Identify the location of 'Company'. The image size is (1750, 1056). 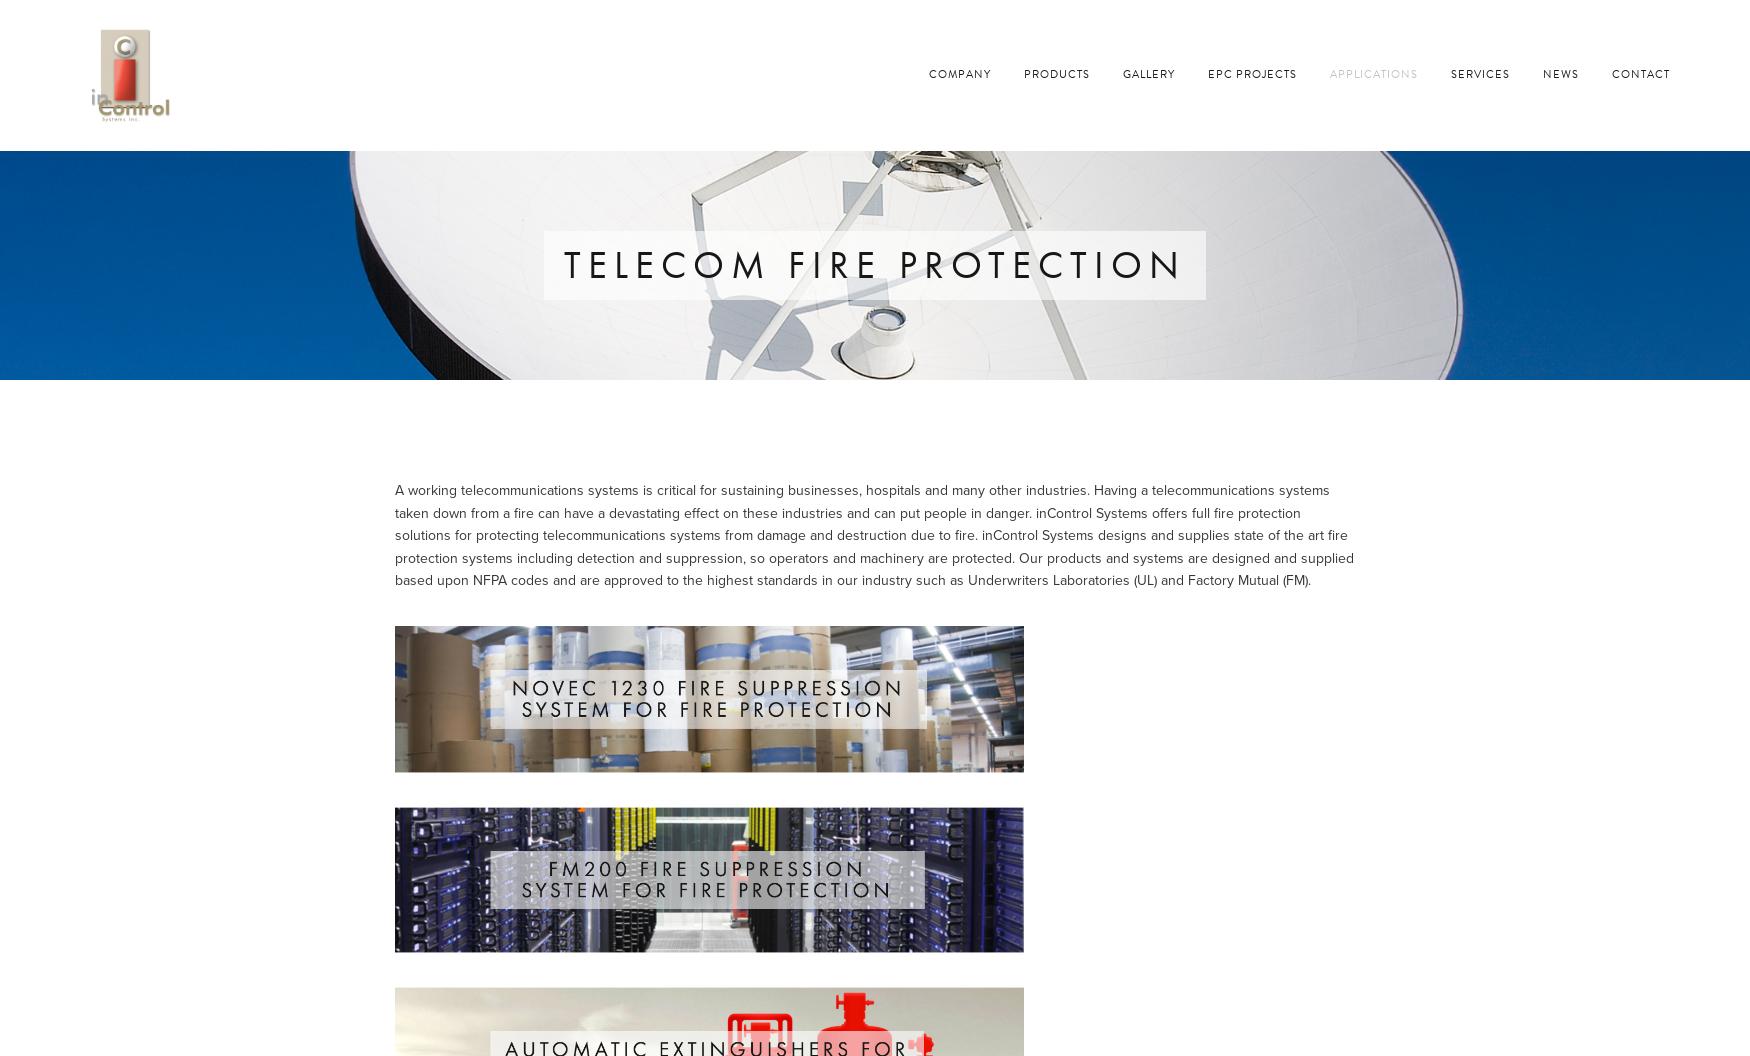
(960, 73).